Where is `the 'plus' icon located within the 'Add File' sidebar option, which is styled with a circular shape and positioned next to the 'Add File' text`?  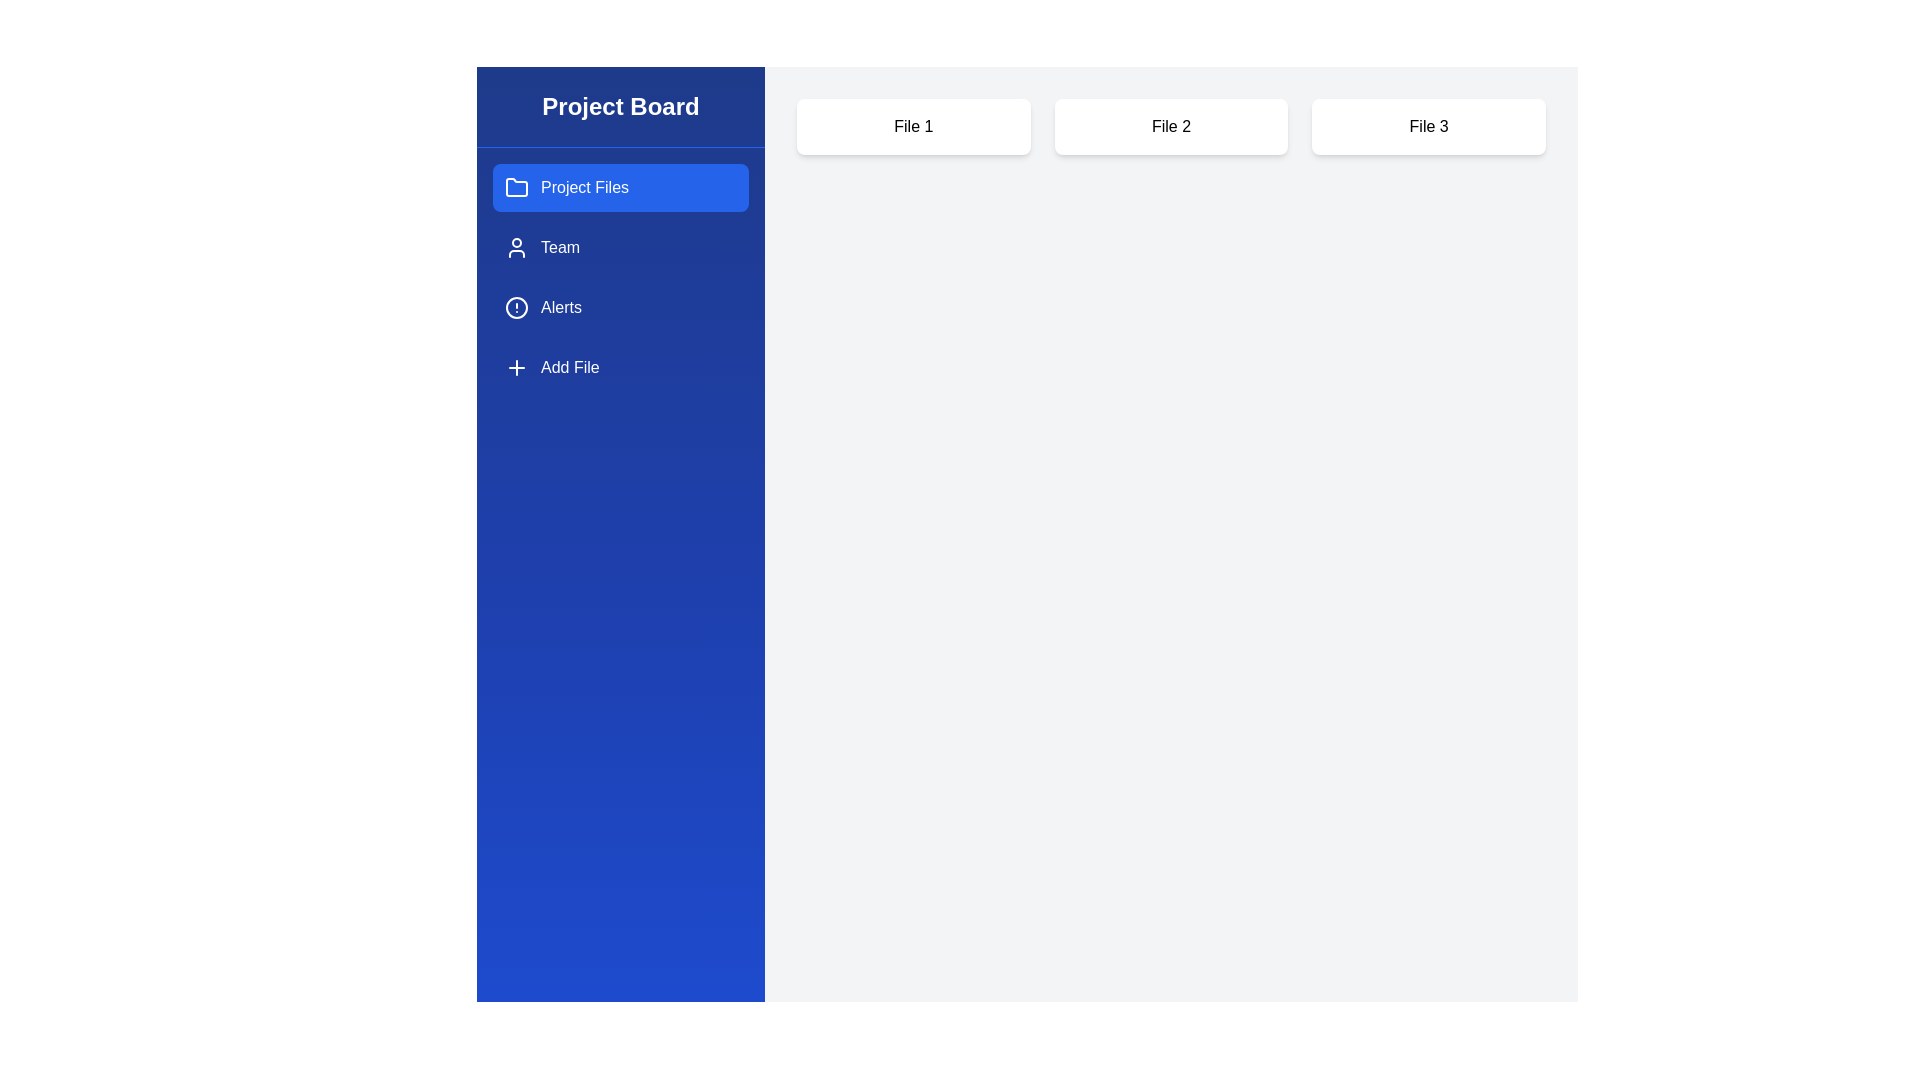 the 'plus' icon located within the 'Add File' sidebar option, which is styled with a circular shape and positioned next to the 'Add File' text is located at coordinates (517, 367).